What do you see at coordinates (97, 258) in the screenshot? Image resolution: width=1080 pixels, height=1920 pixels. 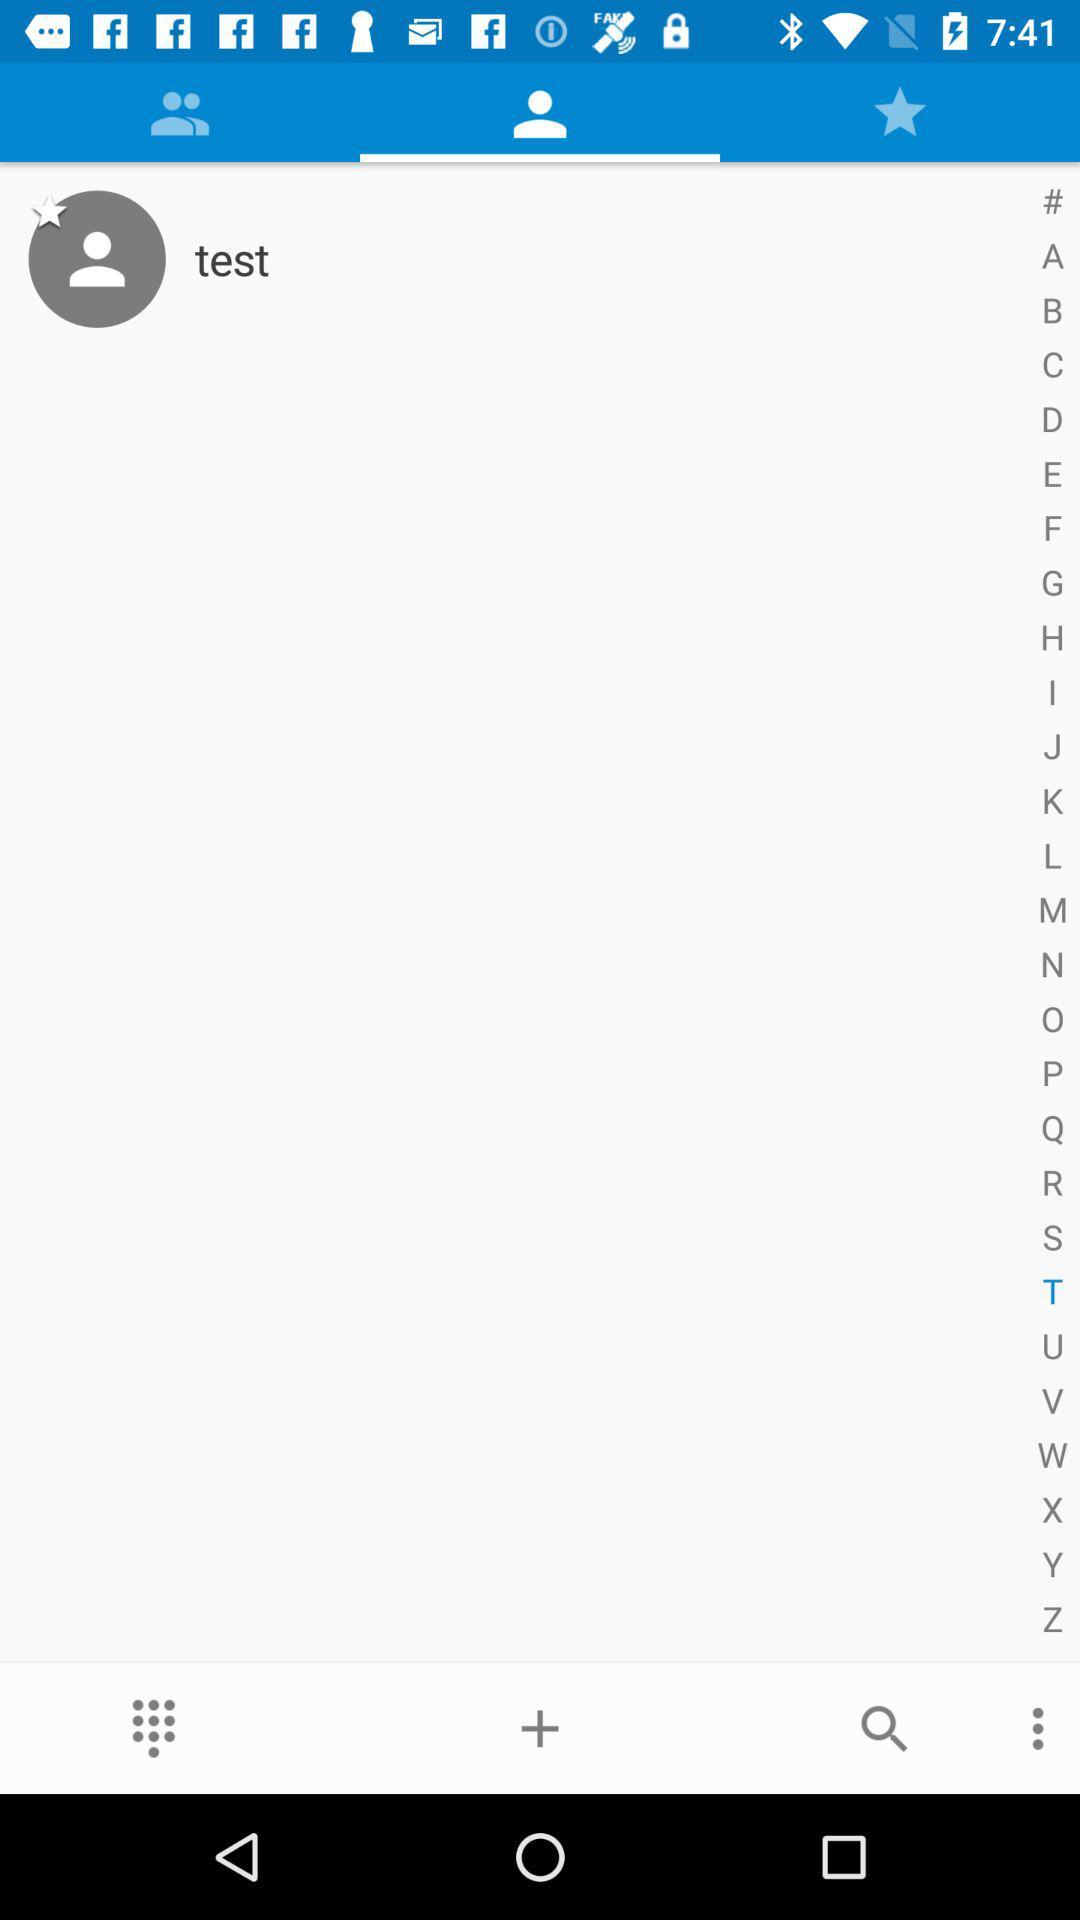 I see `the item next to test item` at bounding box center [97, 258].